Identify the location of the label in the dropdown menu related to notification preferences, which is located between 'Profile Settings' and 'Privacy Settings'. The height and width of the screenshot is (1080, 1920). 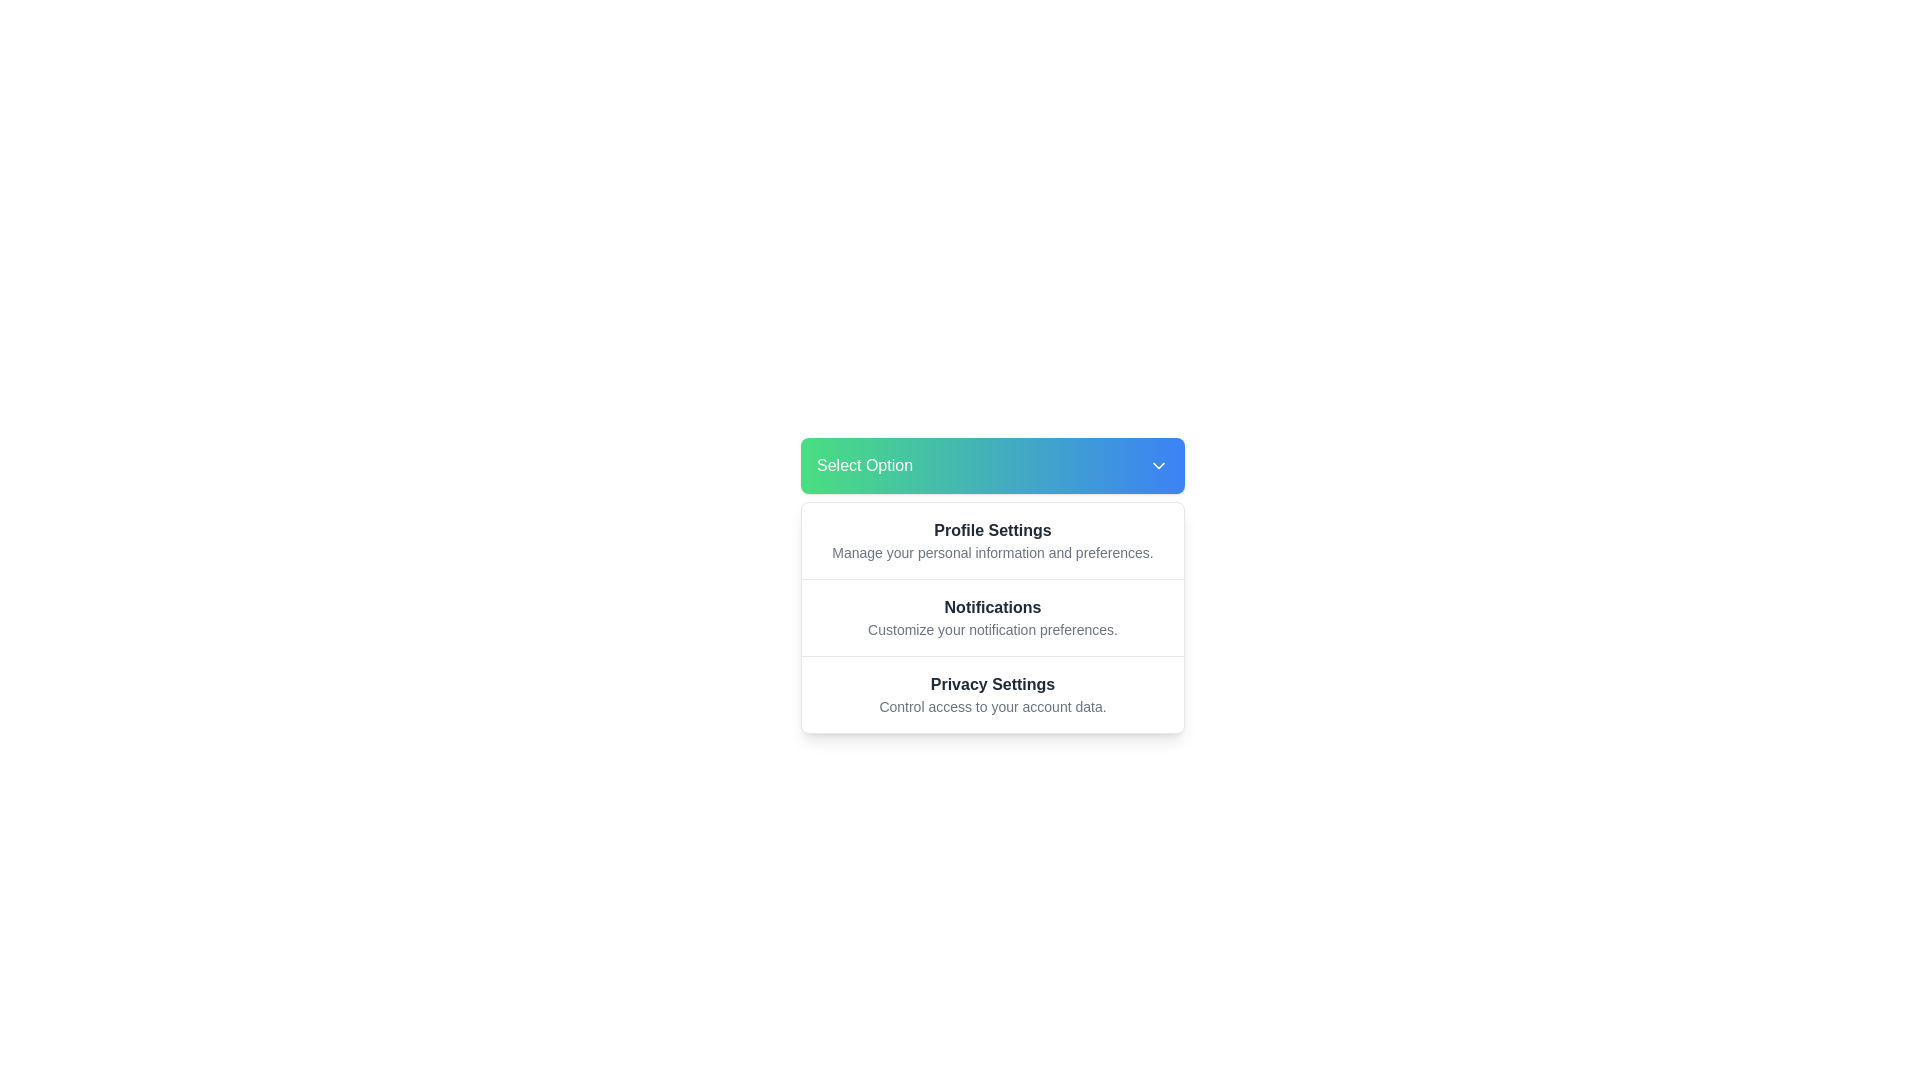
(993, 607).